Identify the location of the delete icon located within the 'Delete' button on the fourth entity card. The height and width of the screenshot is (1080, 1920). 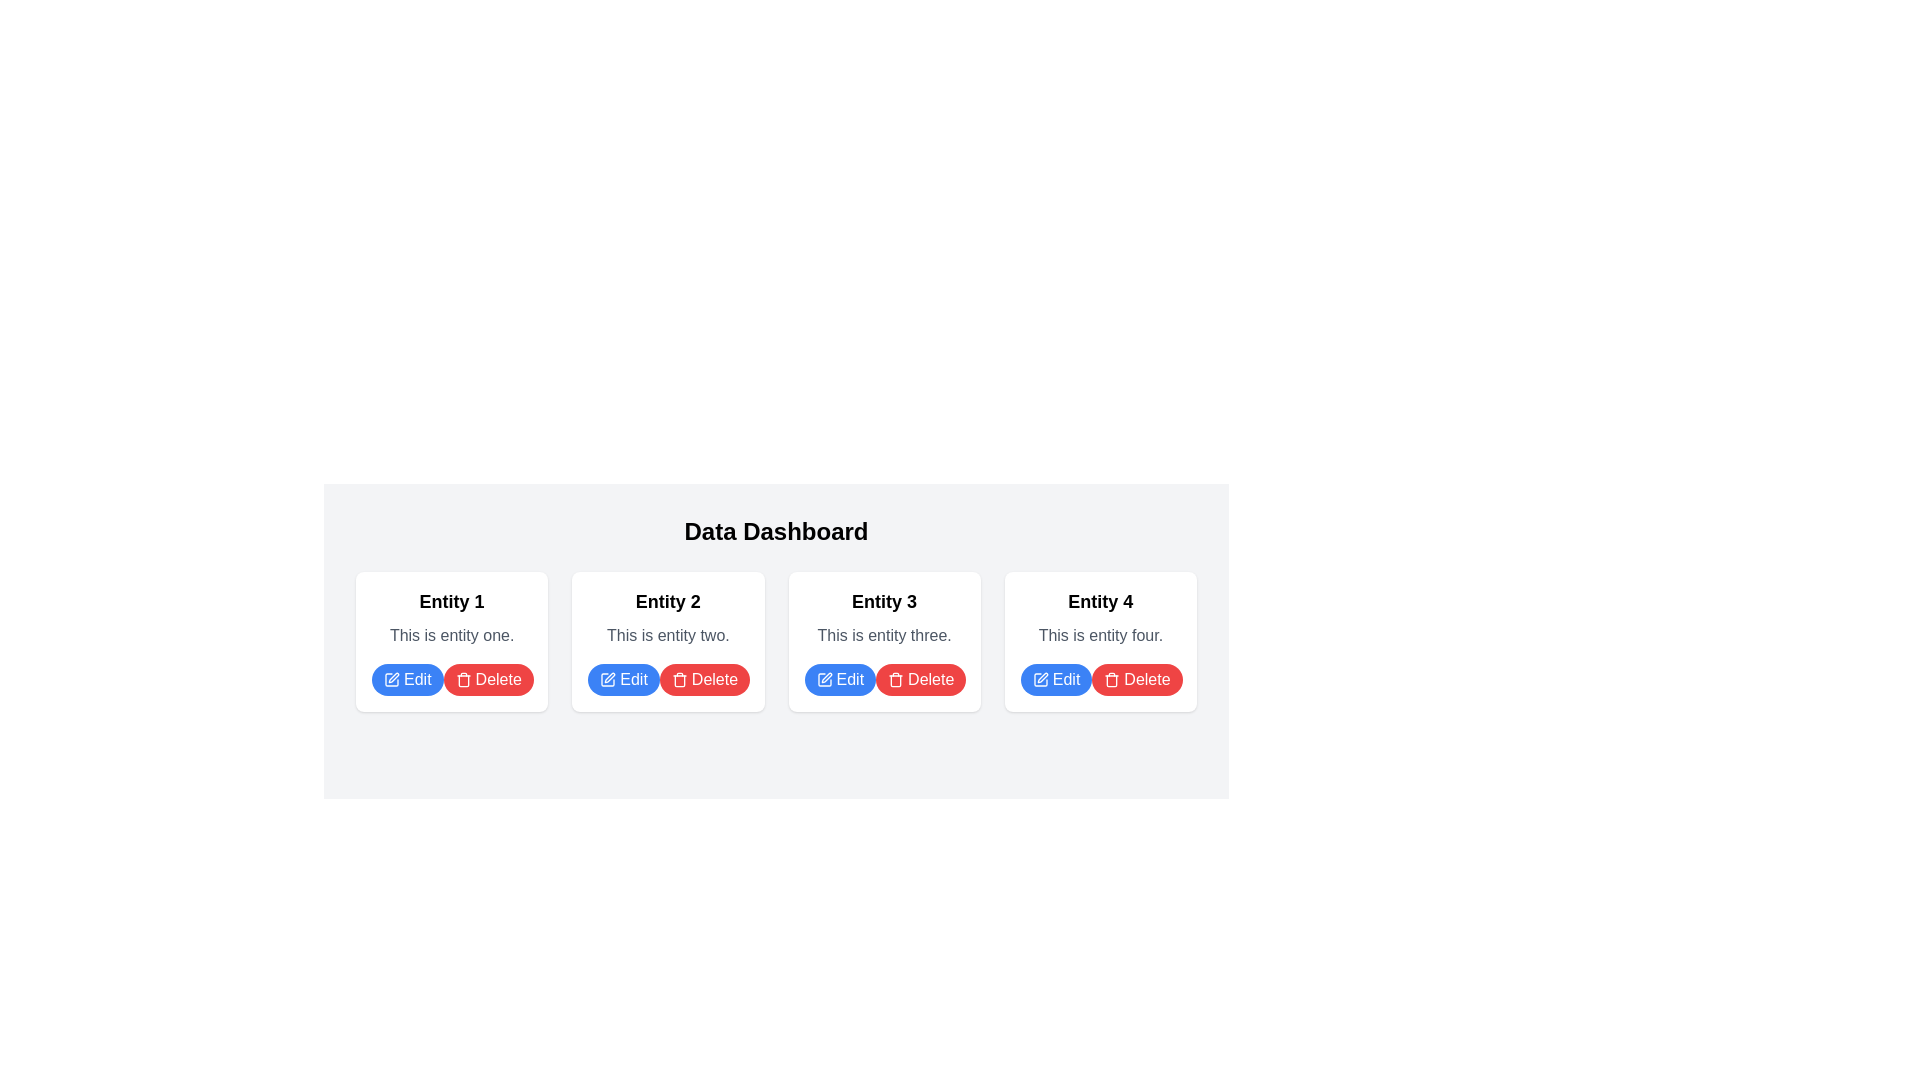
(1111, 678).